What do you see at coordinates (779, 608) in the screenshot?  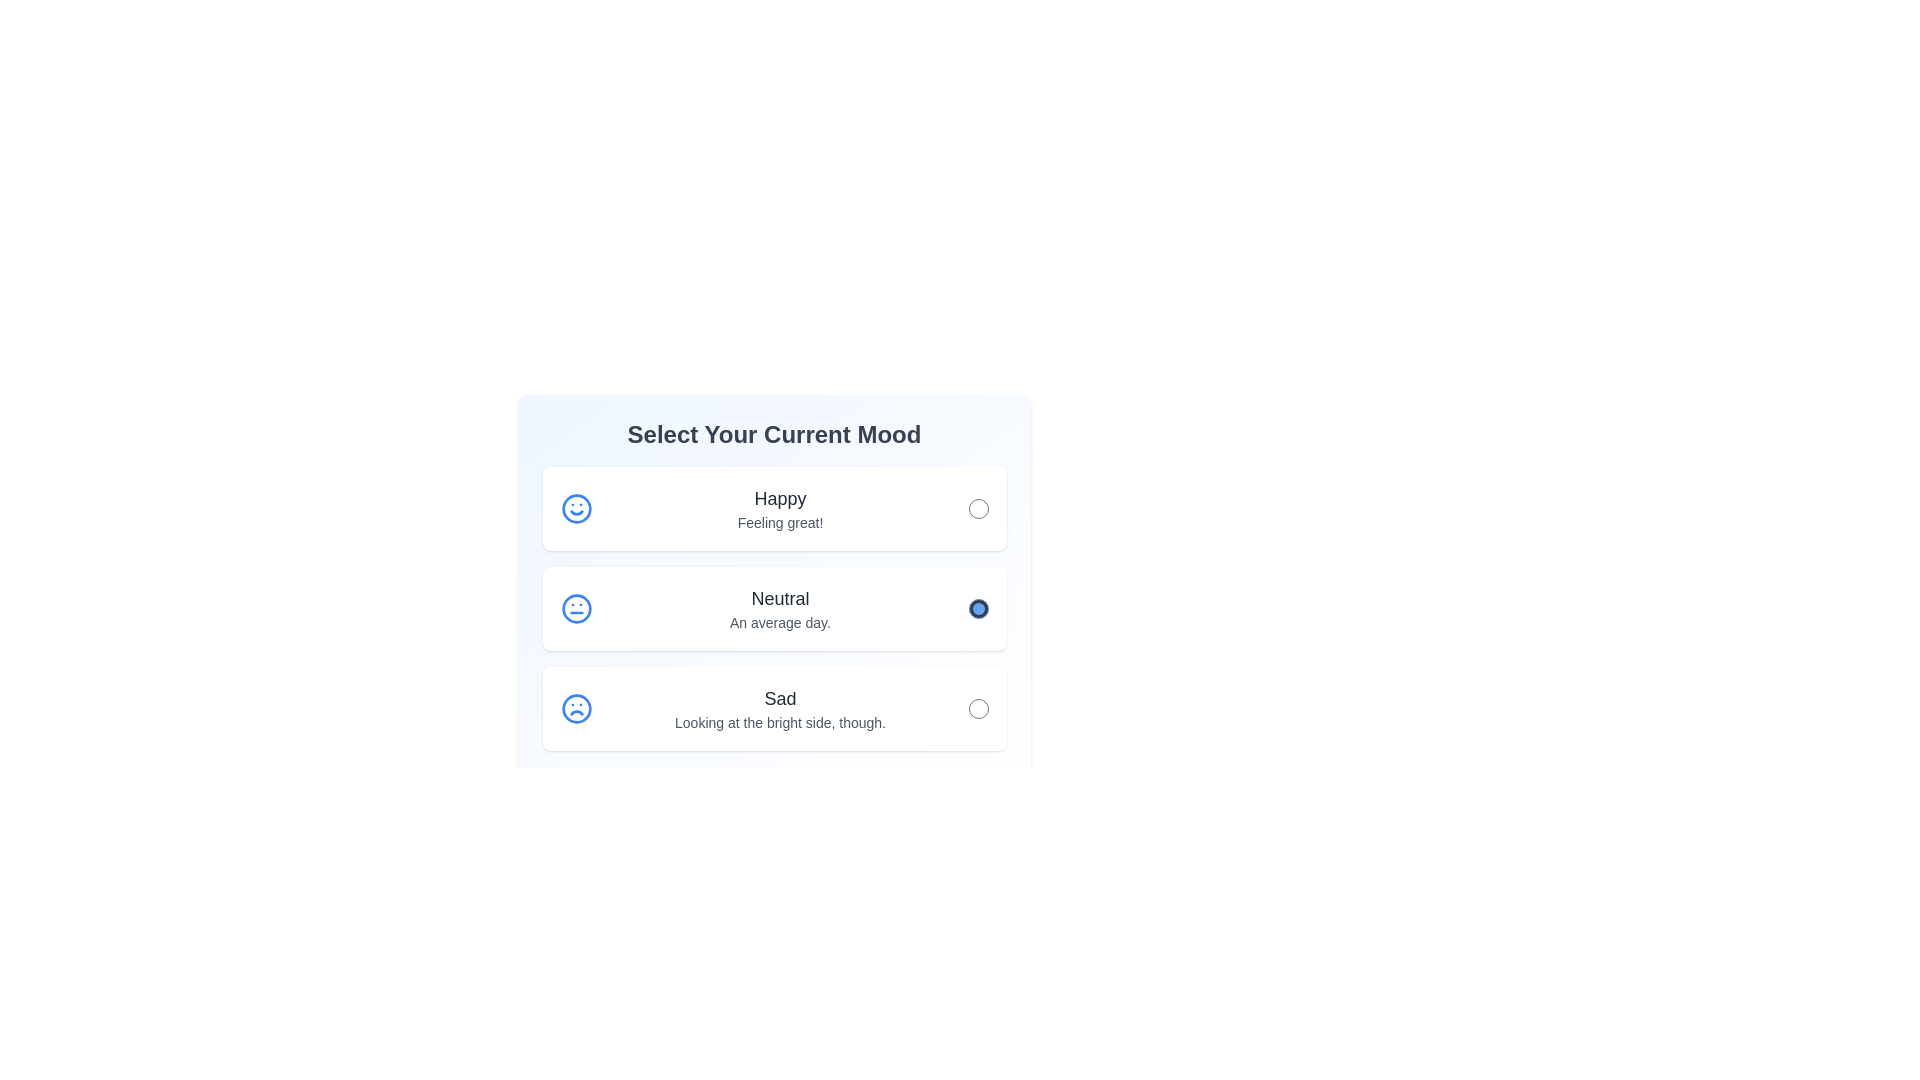 I see `the 'Neutral' mood selection text label, which is the second option in a list of mood options` at bounding box center [779, 608].